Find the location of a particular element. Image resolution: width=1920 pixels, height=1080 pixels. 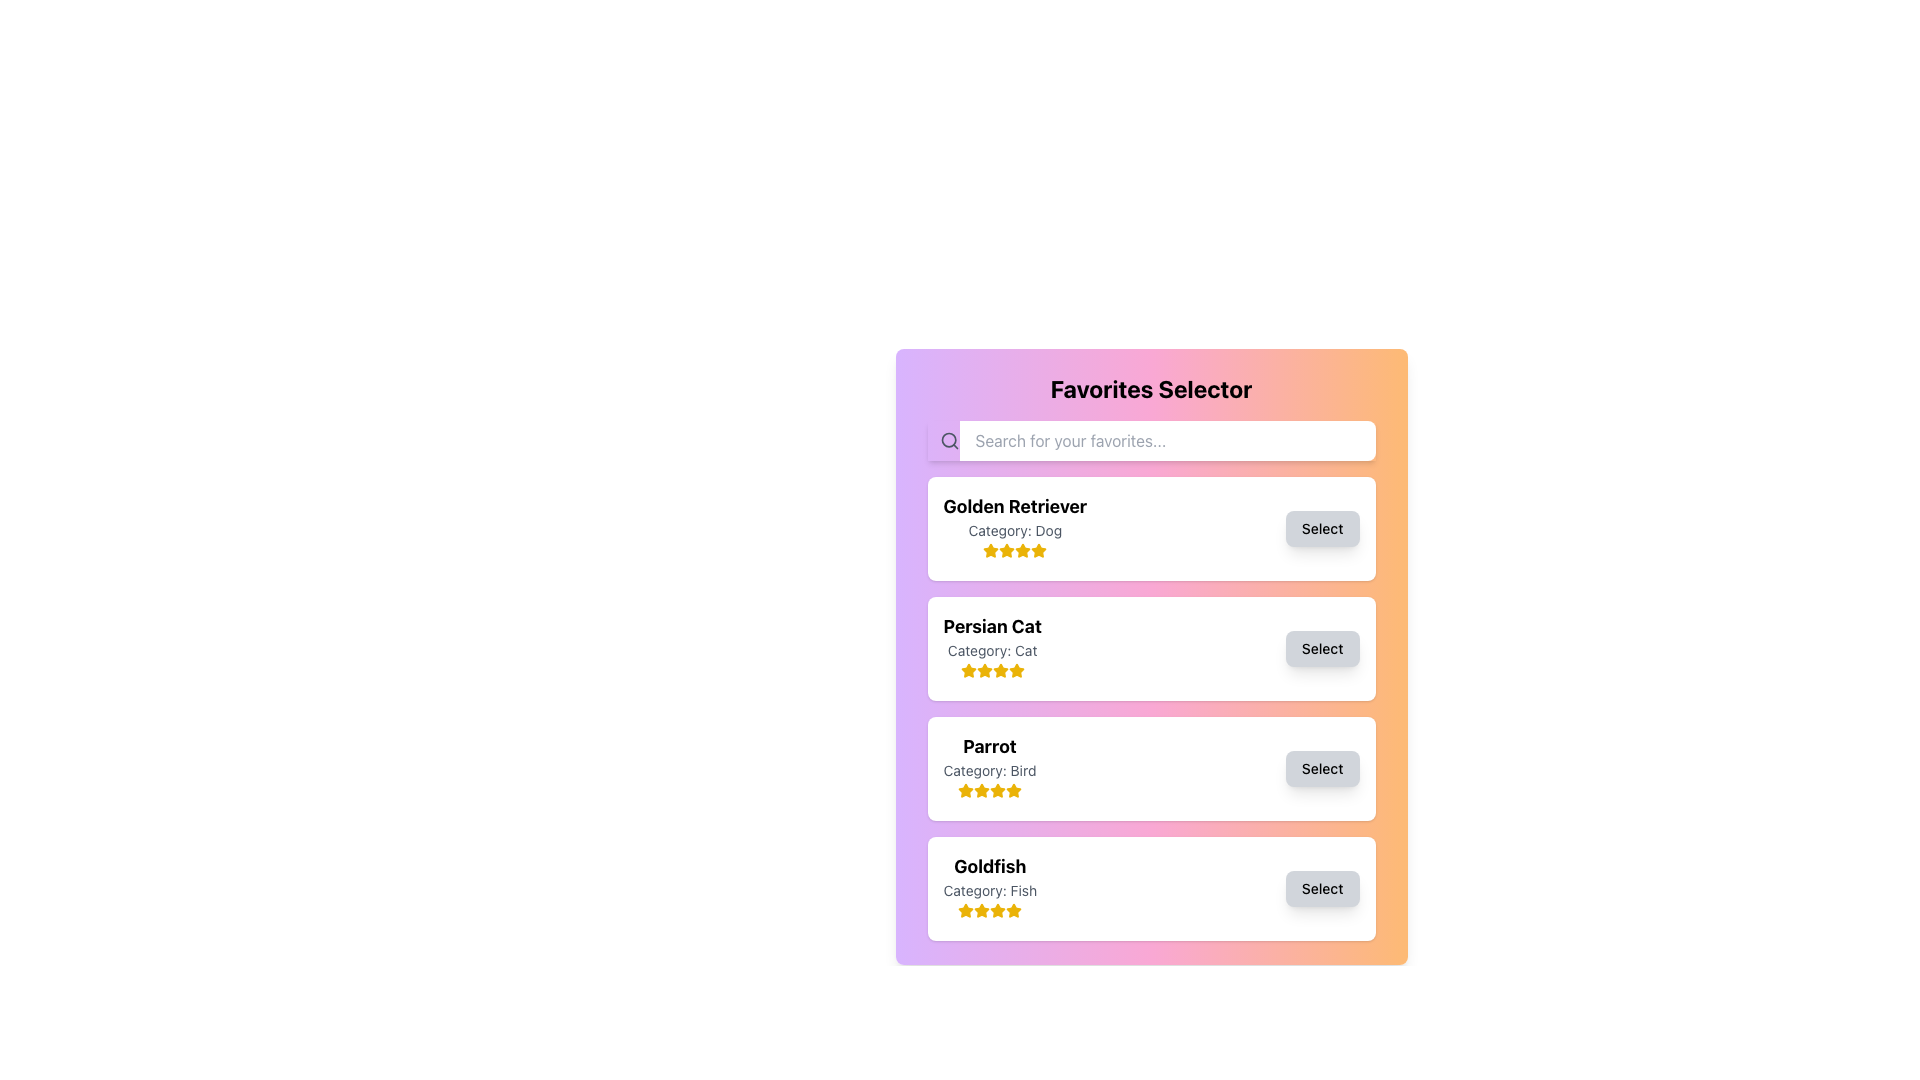

the third star icon from the left in the rating system for the Goldfish item, which is visually represented as filled, indicating its active status is located at coordinates (982, 910).